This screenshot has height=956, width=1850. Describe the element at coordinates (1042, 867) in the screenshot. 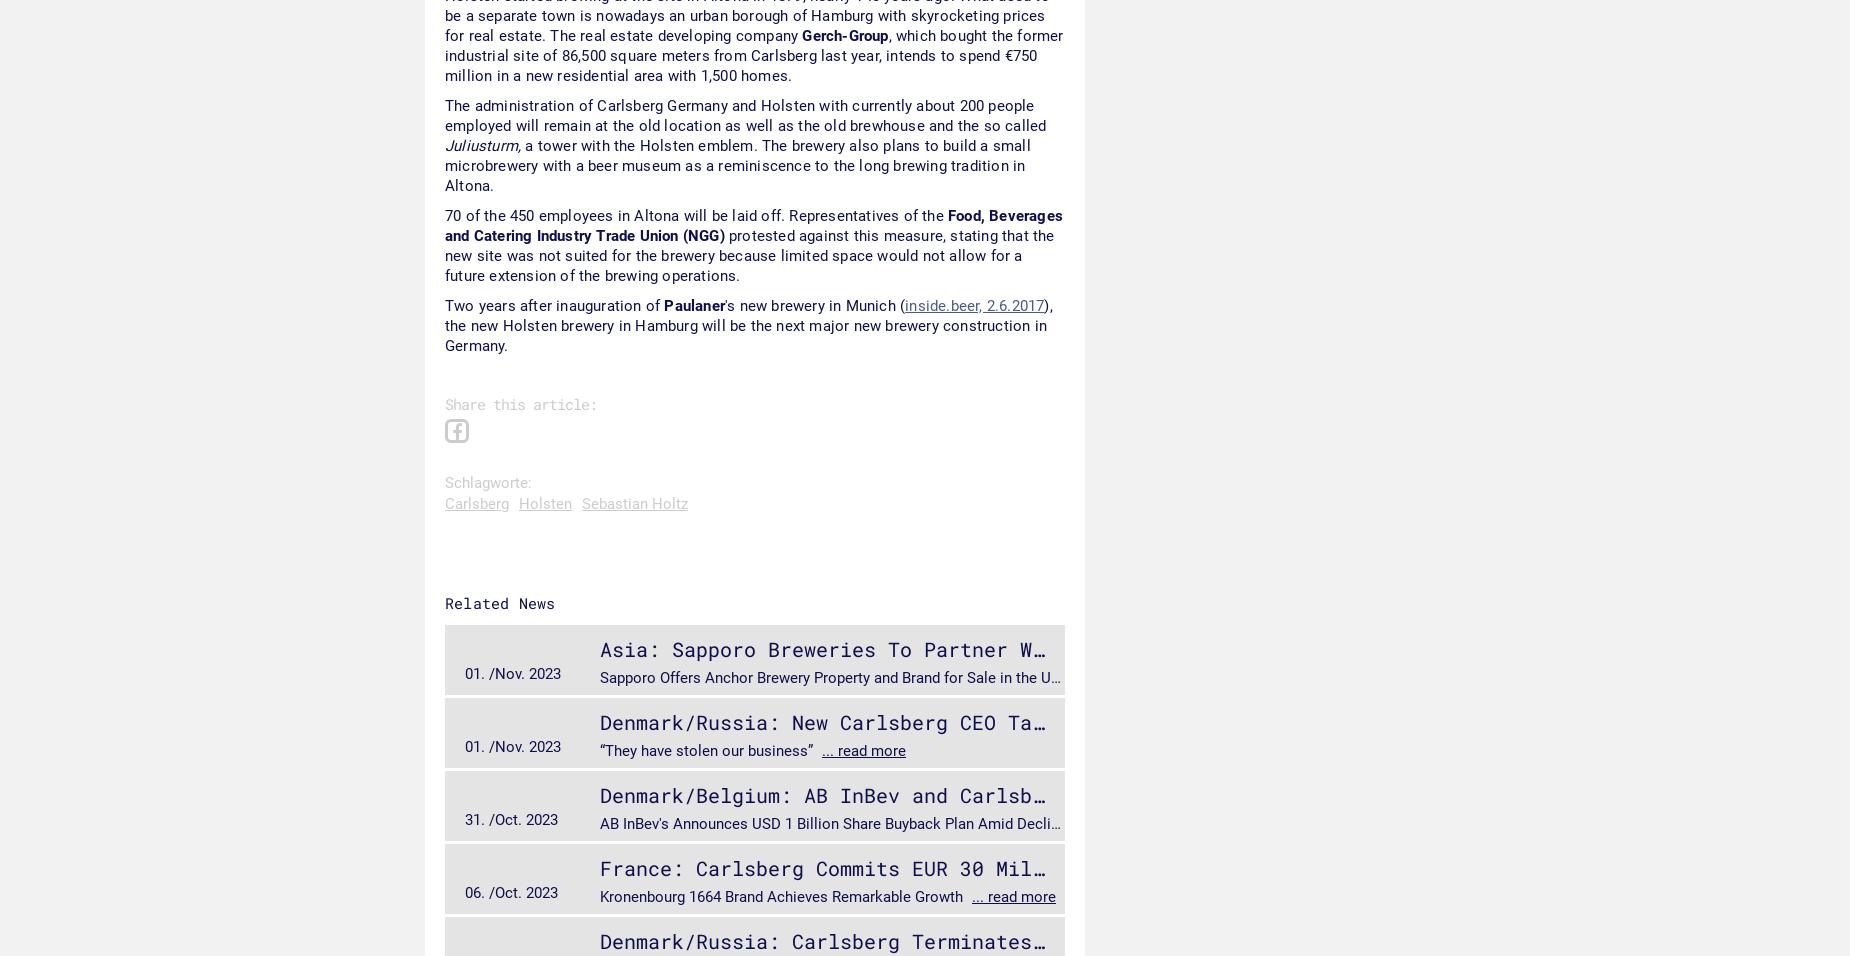

I see `'France: Carlsberg Commits EUR 30 Million Investment in Kronenbourg Brewery'` at that location.